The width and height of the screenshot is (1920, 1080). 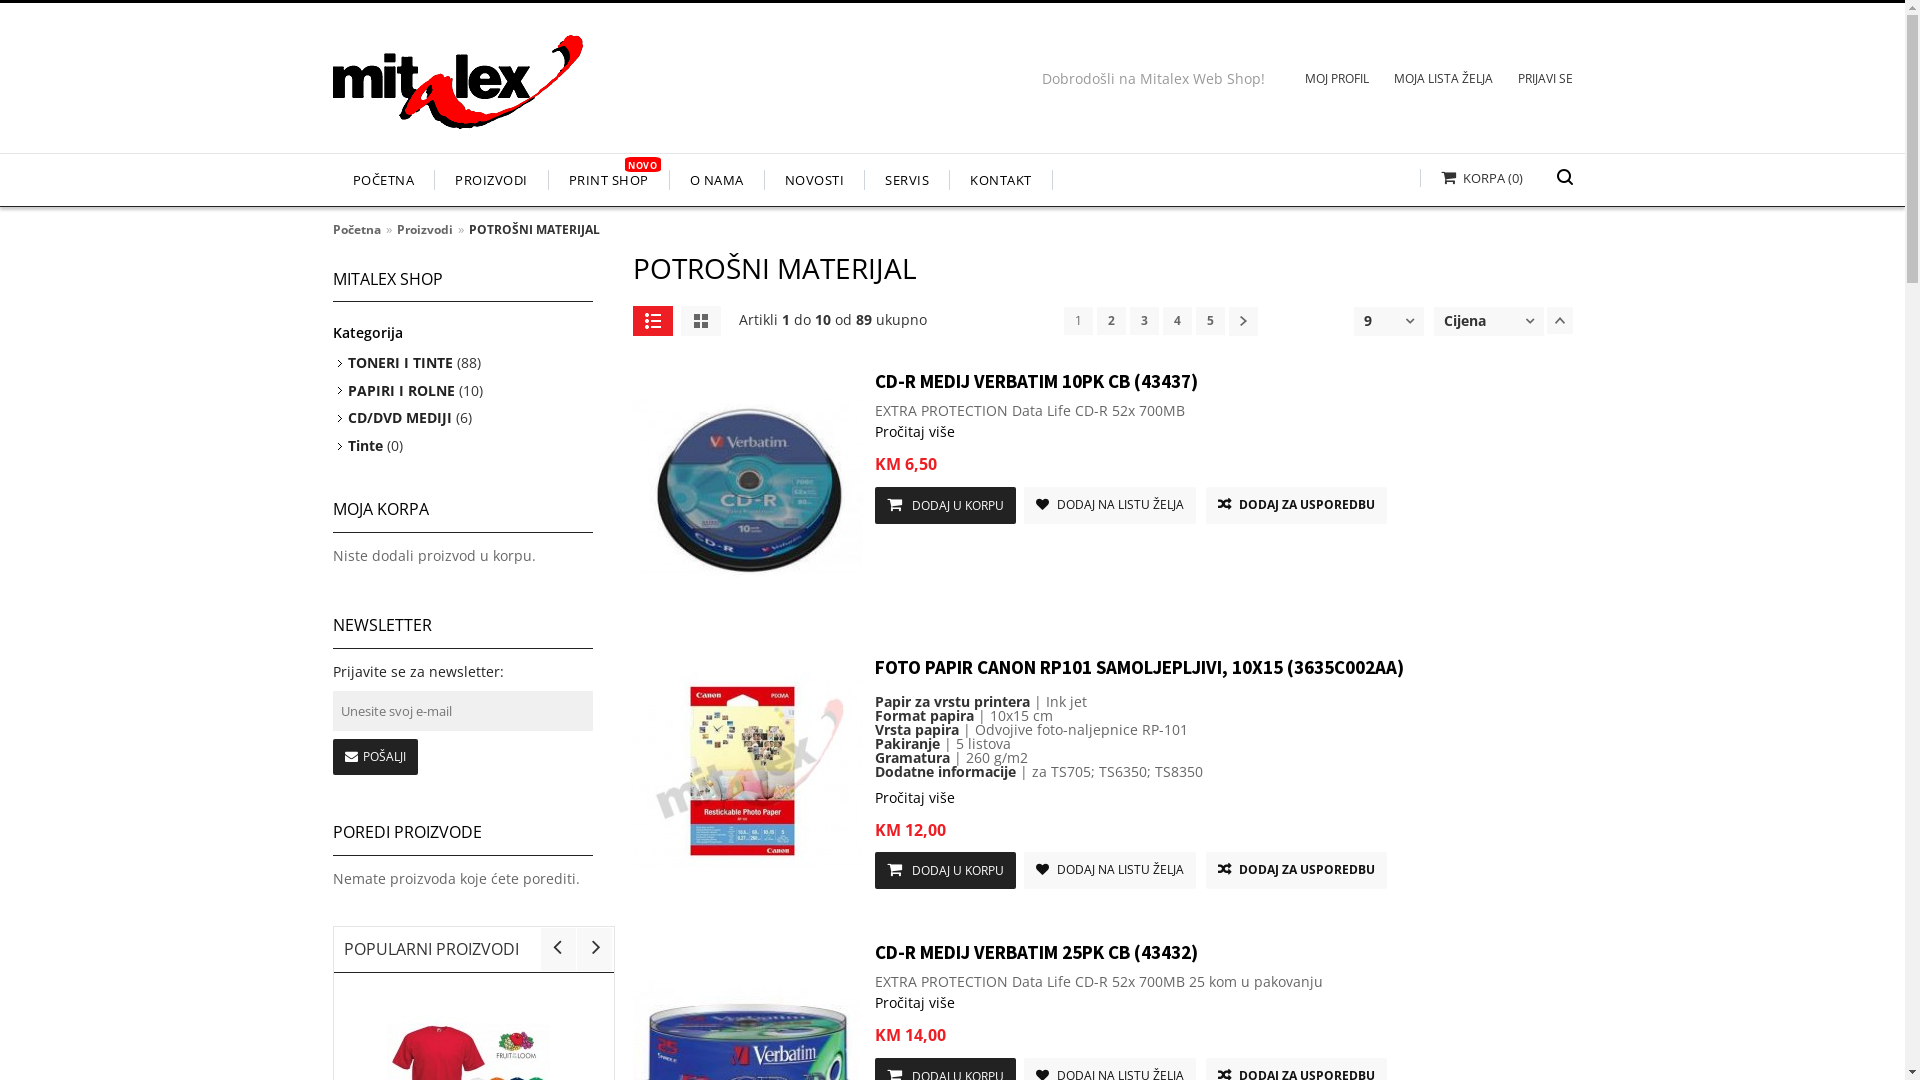 What do you see at coordinates (1558, 319) in the screenshot?
I see `'Set Descending Direction'` at bounding box center [1558, 319].